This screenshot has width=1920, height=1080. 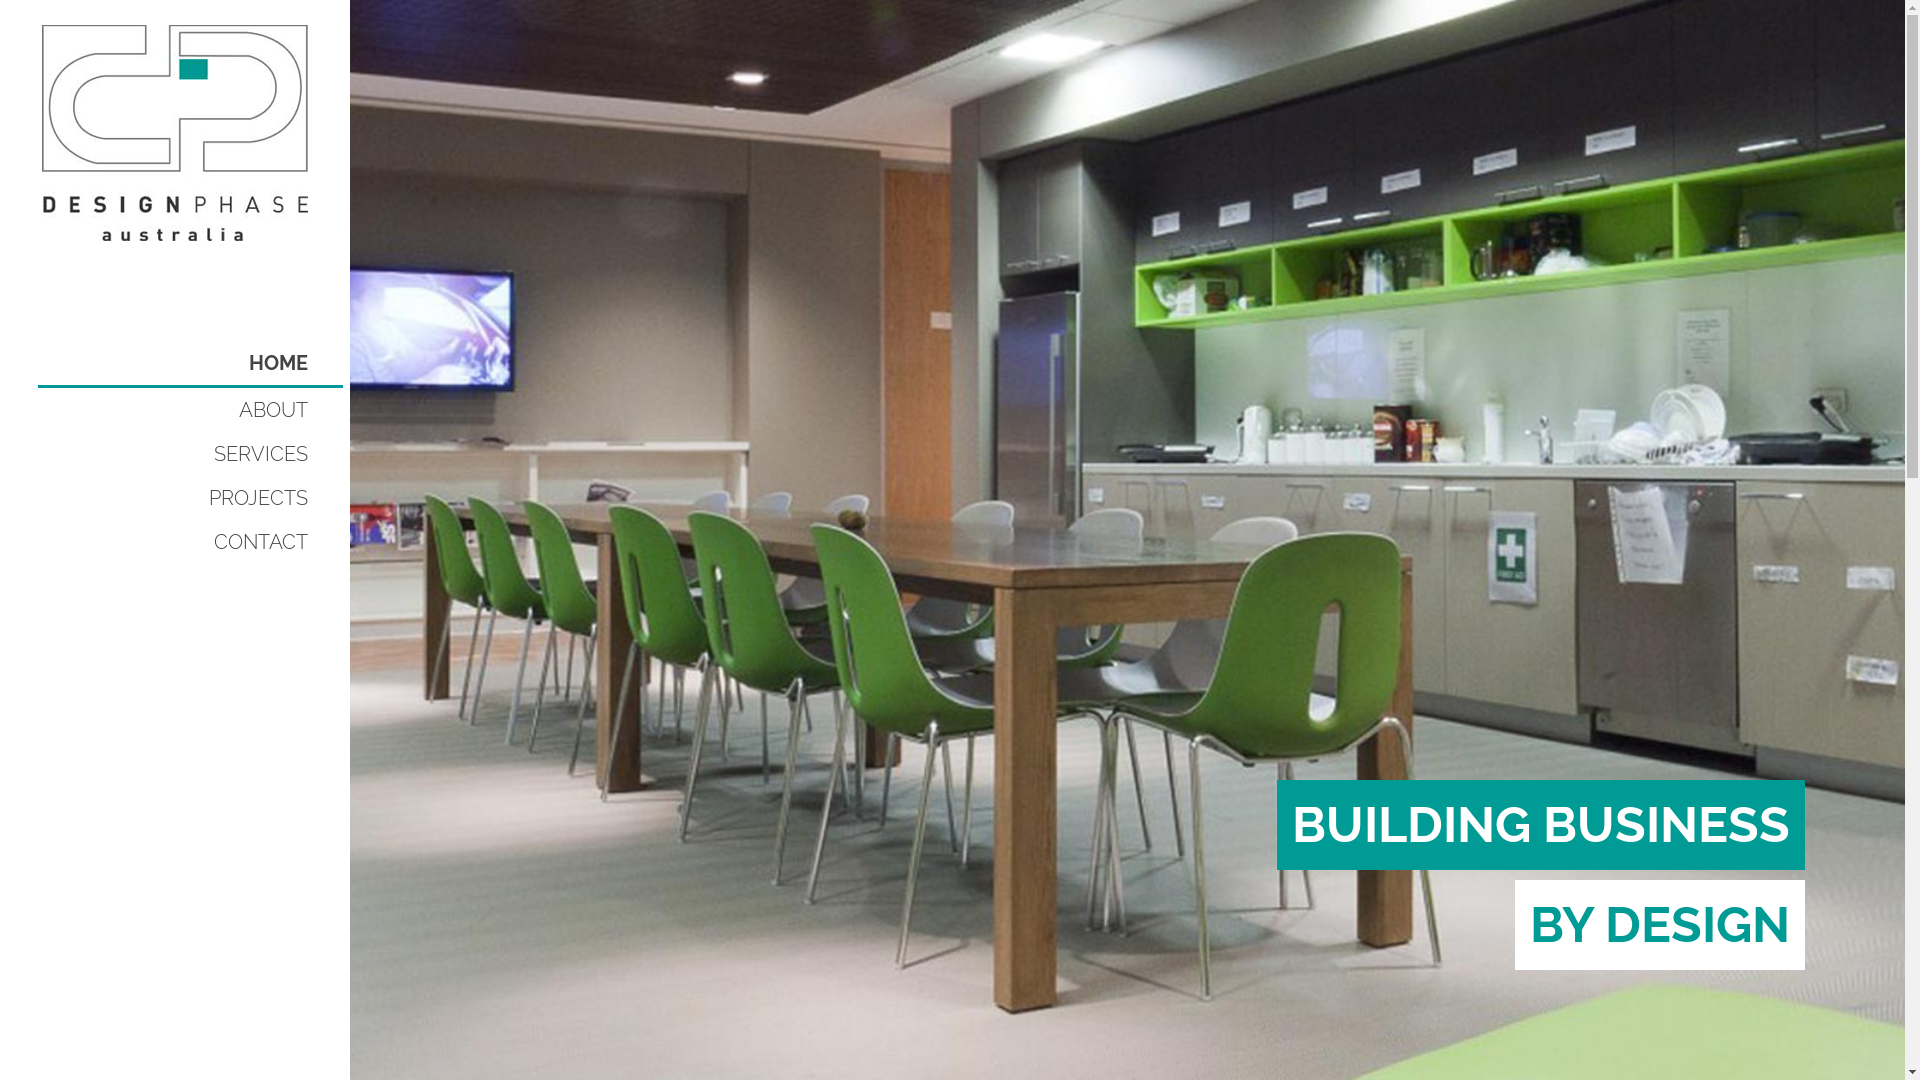 I want to click on 'ABOUT', so click(x=190, y=408).